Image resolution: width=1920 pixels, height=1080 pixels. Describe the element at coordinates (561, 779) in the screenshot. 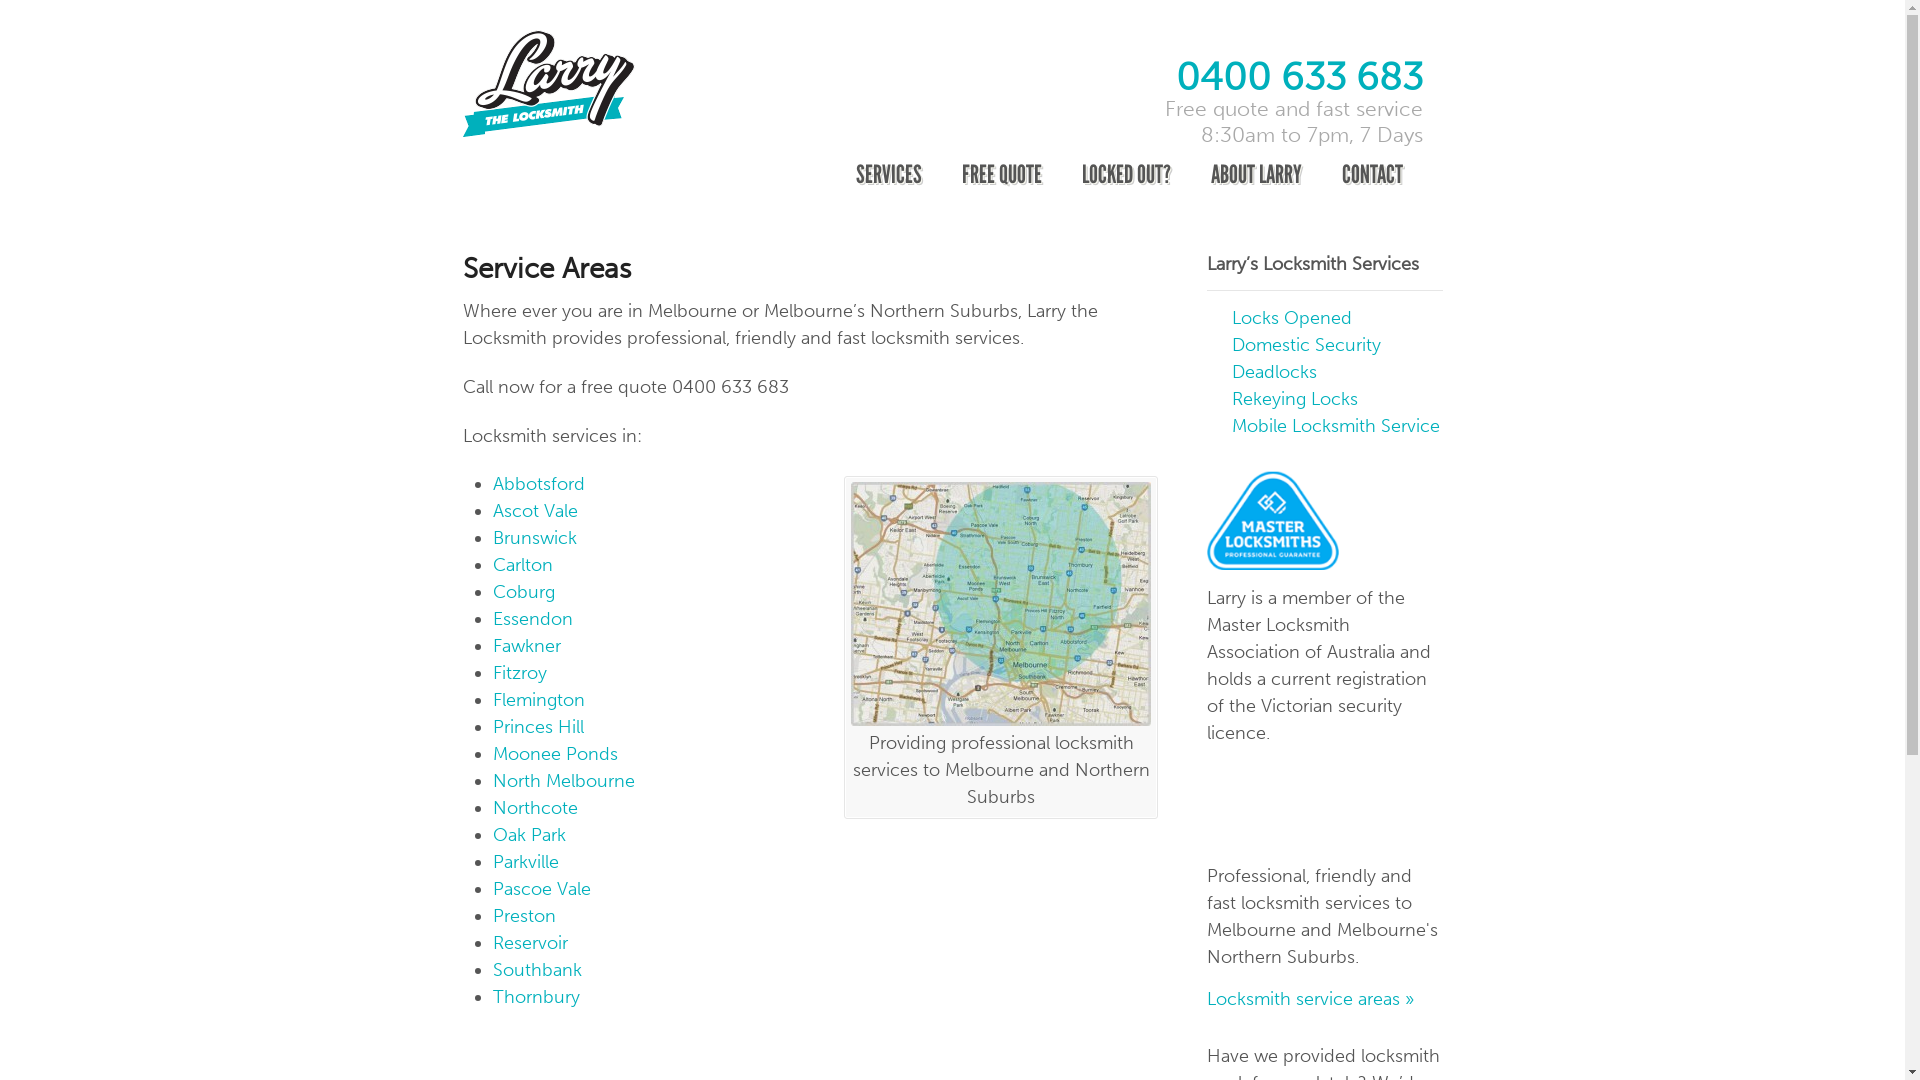

I see `'North Melbourne'` at that location.